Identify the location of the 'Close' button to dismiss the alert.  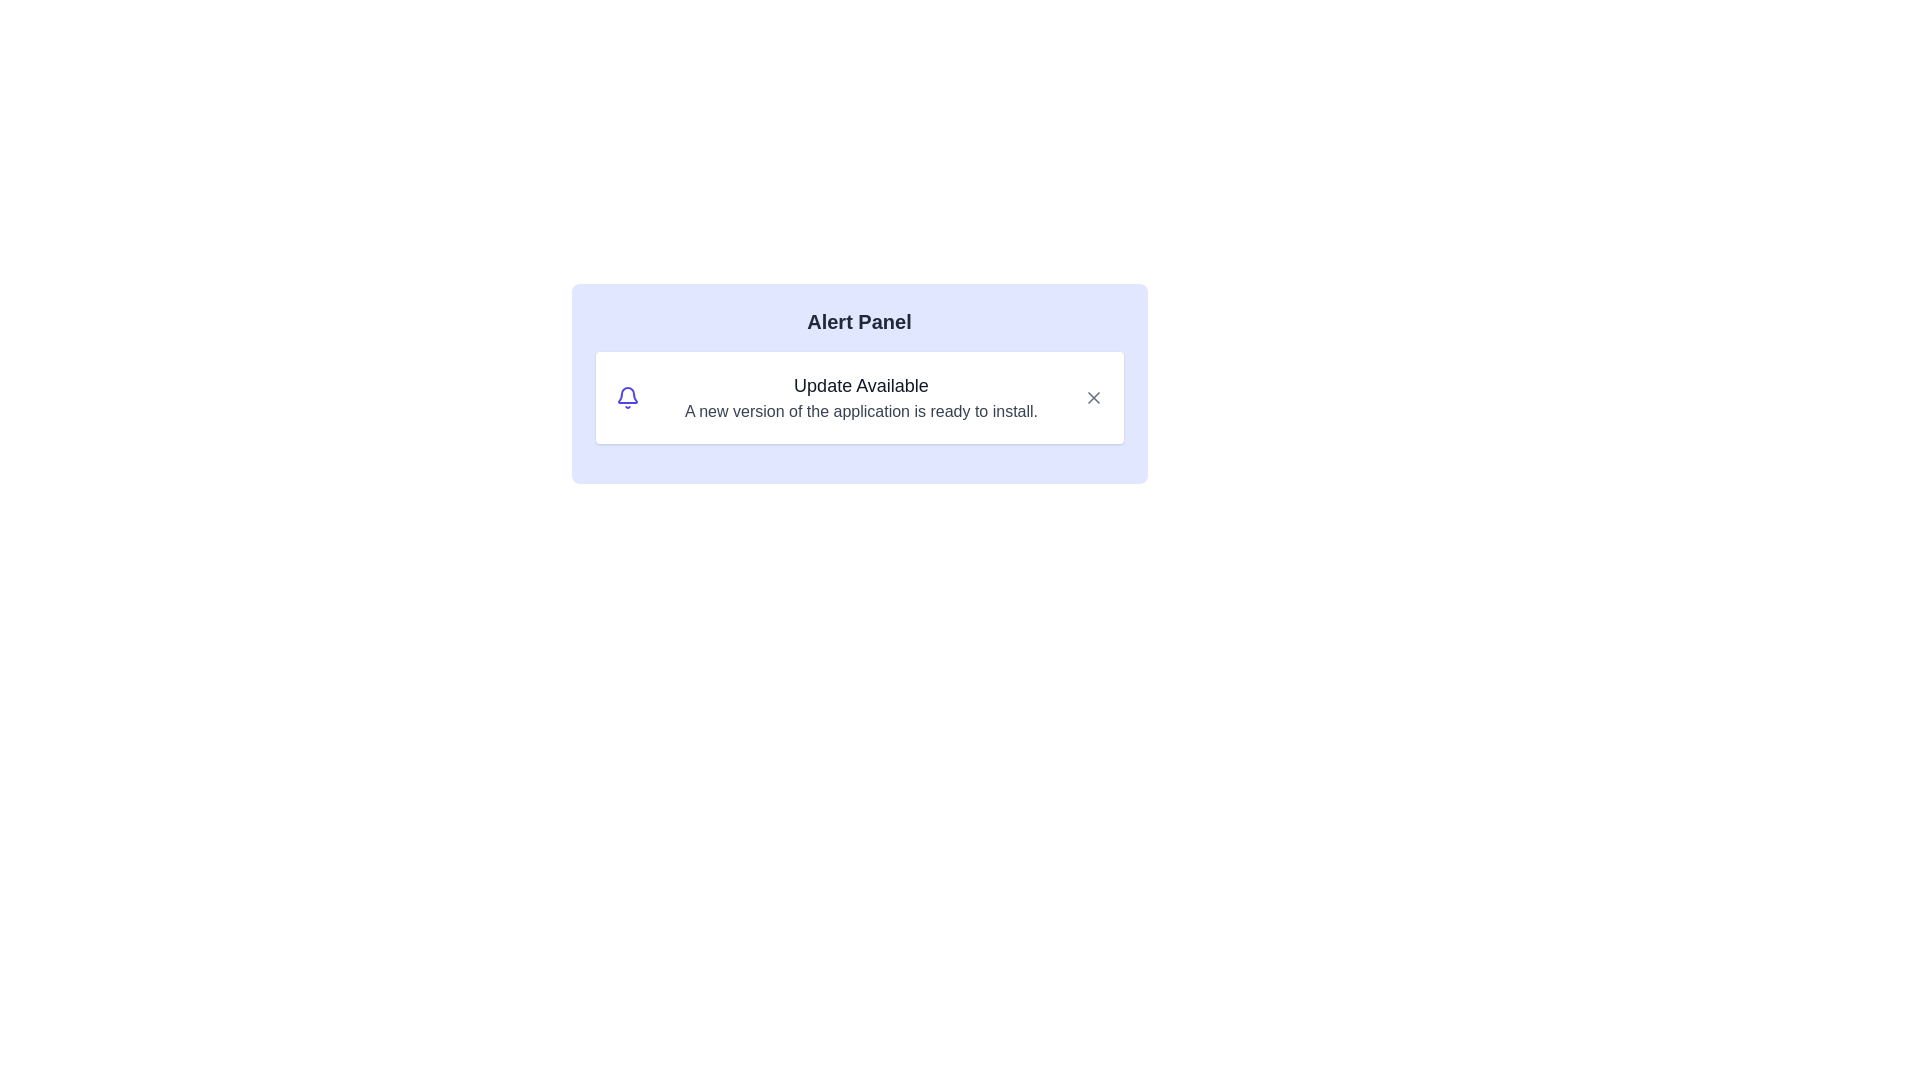
(1092, 397).